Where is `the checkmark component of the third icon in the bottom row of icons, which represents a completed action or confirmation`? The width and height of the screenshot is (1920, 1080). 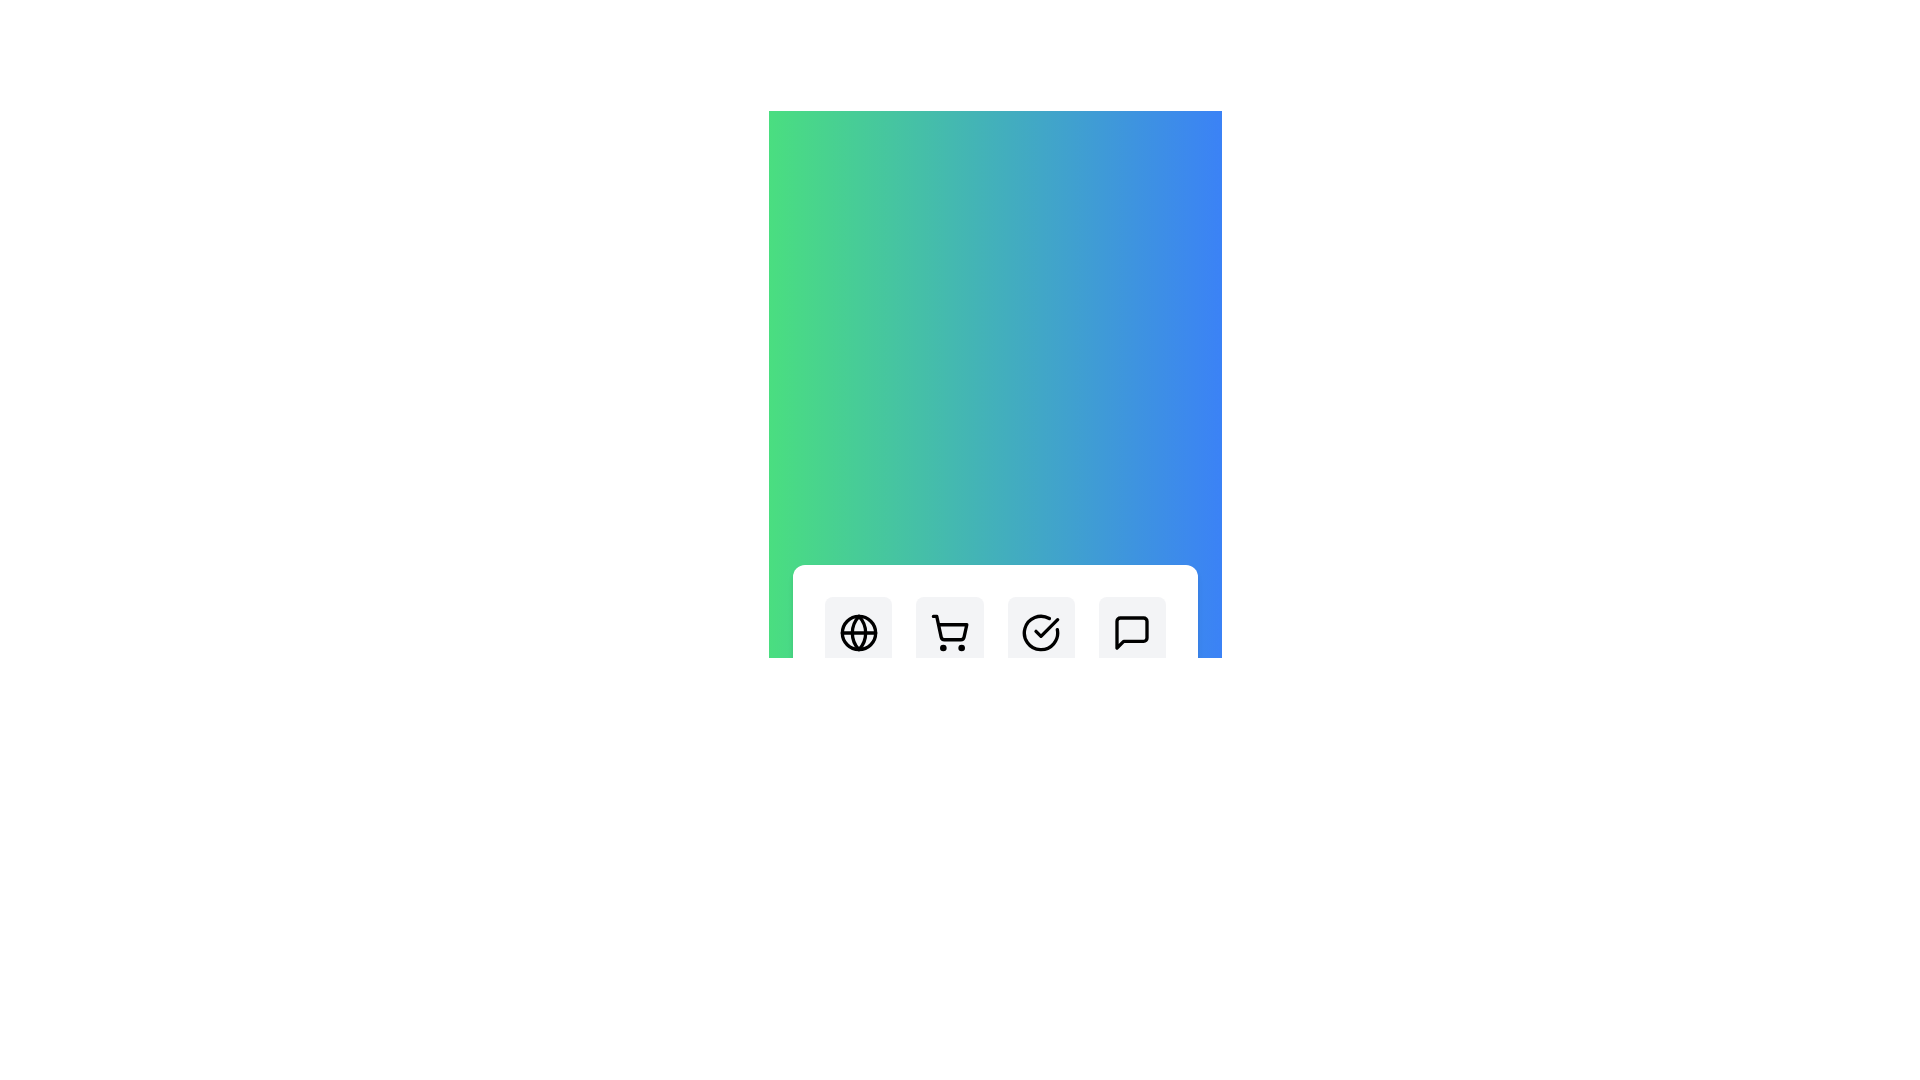
the checkmark component of the third icon in the bottom row of icons, which represents a completed action or confirmation is located at coordinates (1045, 627).